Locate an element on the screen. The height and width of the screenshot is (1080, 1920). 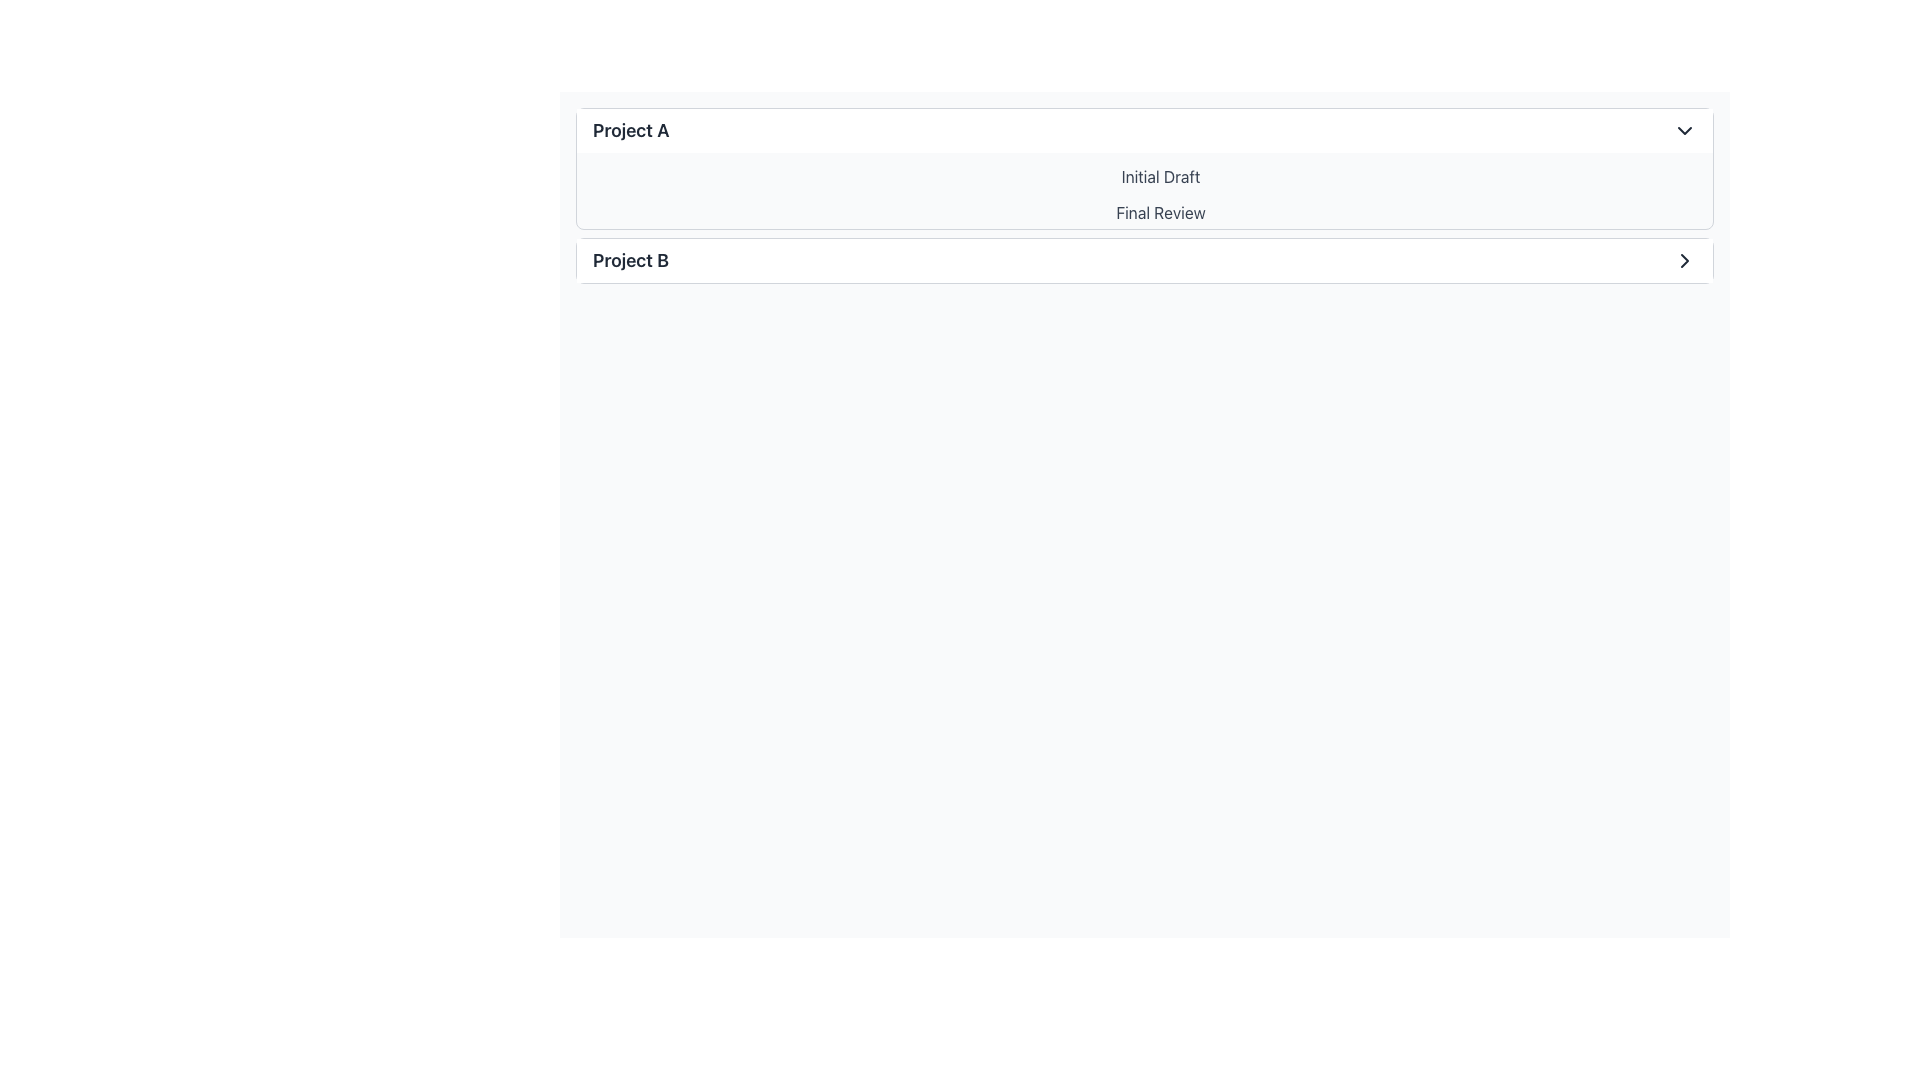
the 'Project B' text label, which is bold and larger than surrounding texts is located at coordinates (630, 260).